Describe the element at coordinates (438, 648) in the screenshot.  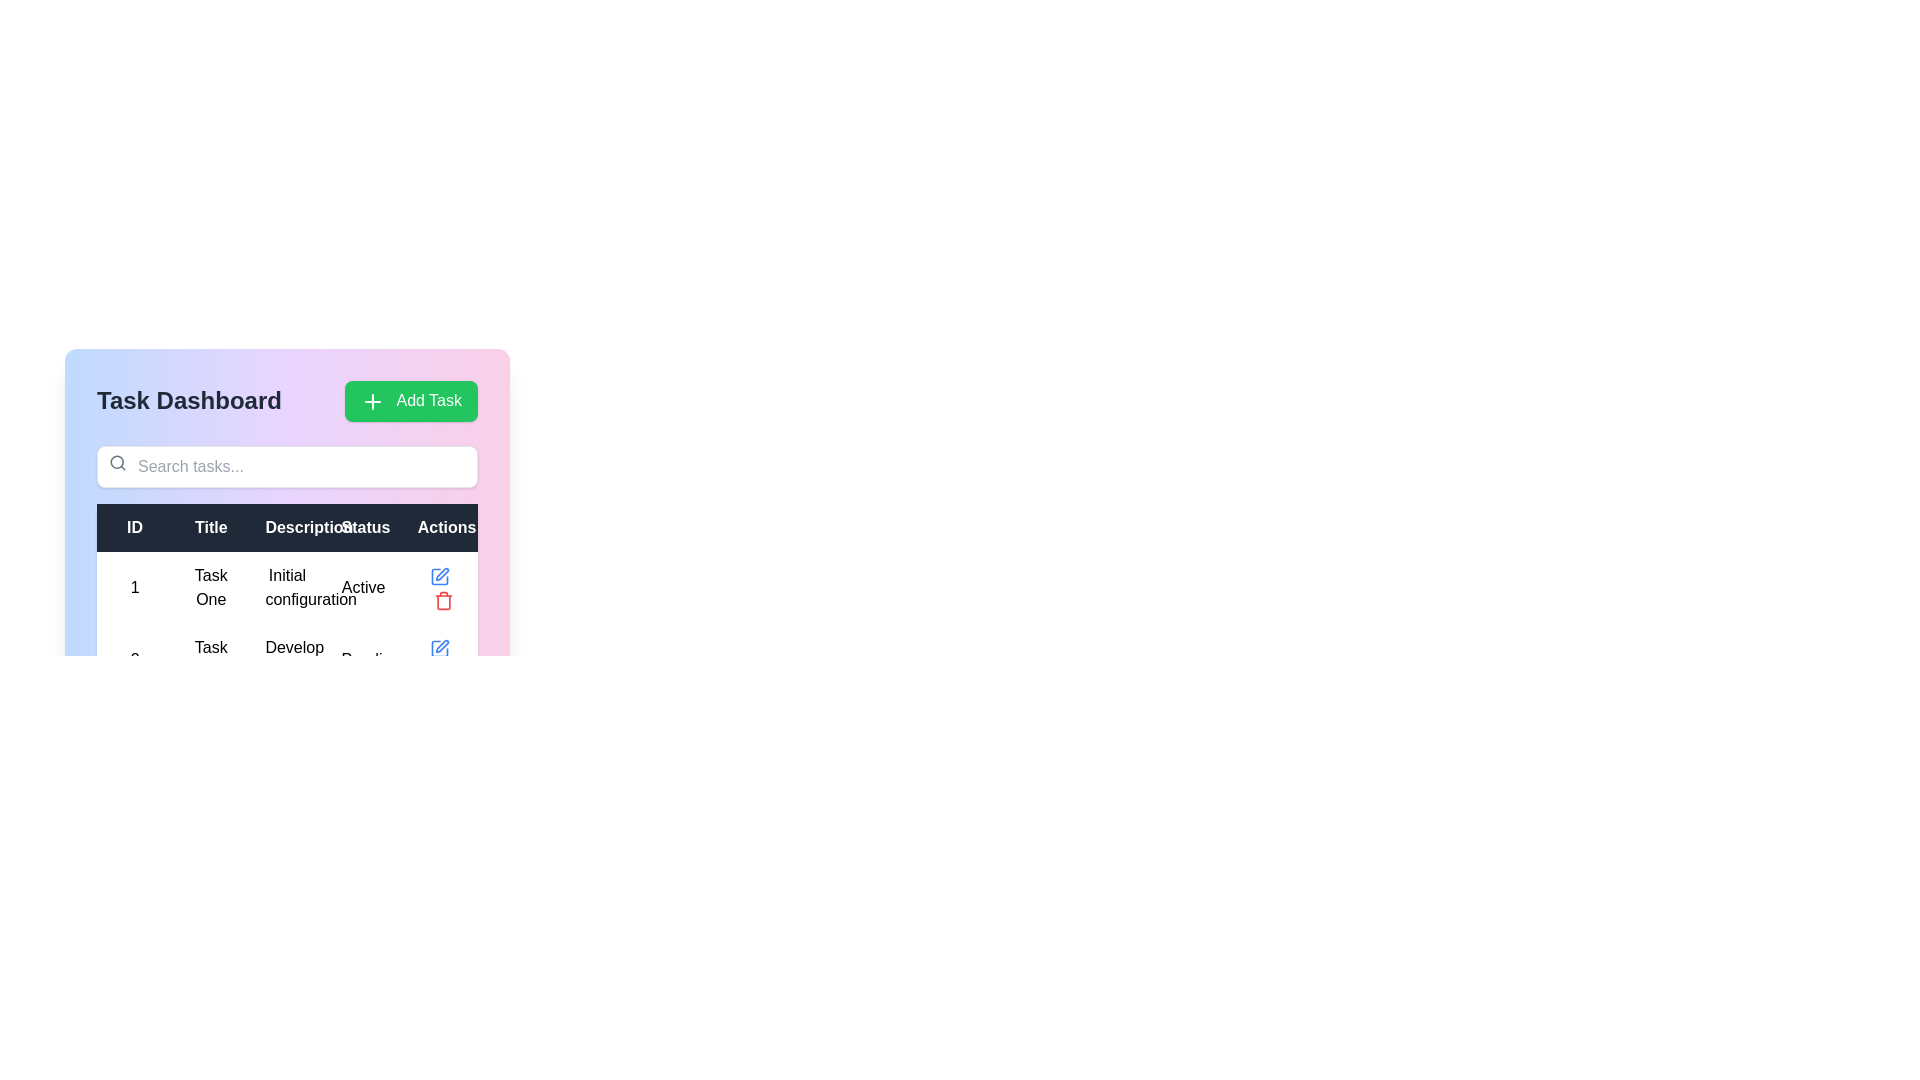
I see `the editing icon button located in the 'Actions' column of the first row in the task dashboard` at that location.